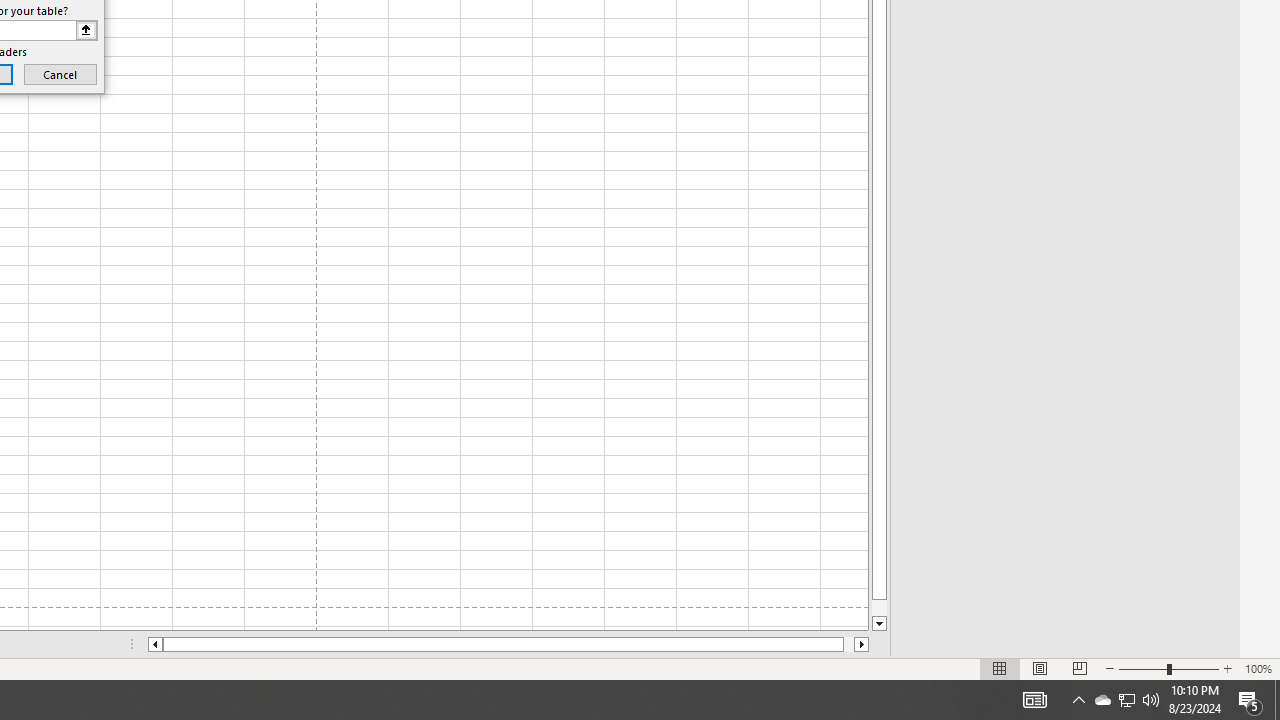 The width and height of the screenshot is (1280, 720). What do you see at coordinates (879, 623) in the screenshot?
I see `'Line down'` at bounding box center [879, 623].